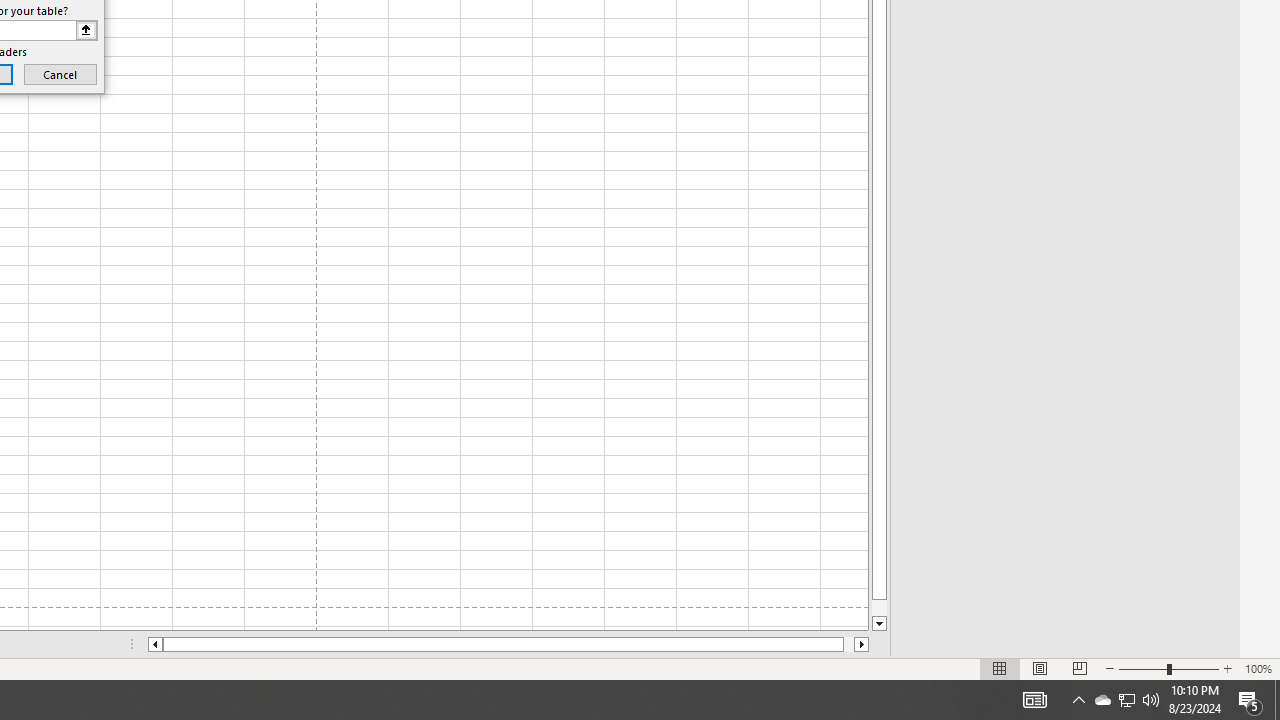 The width and height of the screenshot is (1280, 720). What do you see at coordinates (879, 623) in the screenshot?
I see `'Line down'` at bounding box center [879, 623].